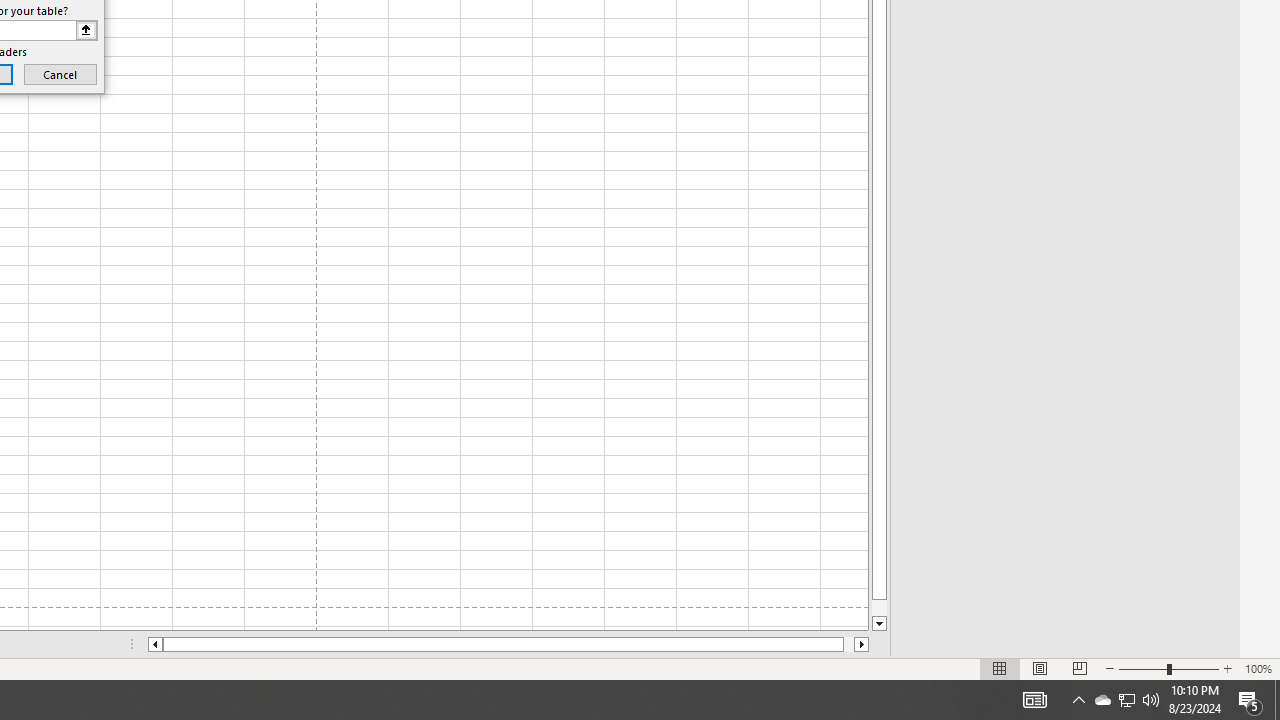 The width and height of the screenshot is (1280, 720). What do you see at coordinates (879, 623) in the screenshot?
I see `'Line down'` at bounding box center [879, 623].